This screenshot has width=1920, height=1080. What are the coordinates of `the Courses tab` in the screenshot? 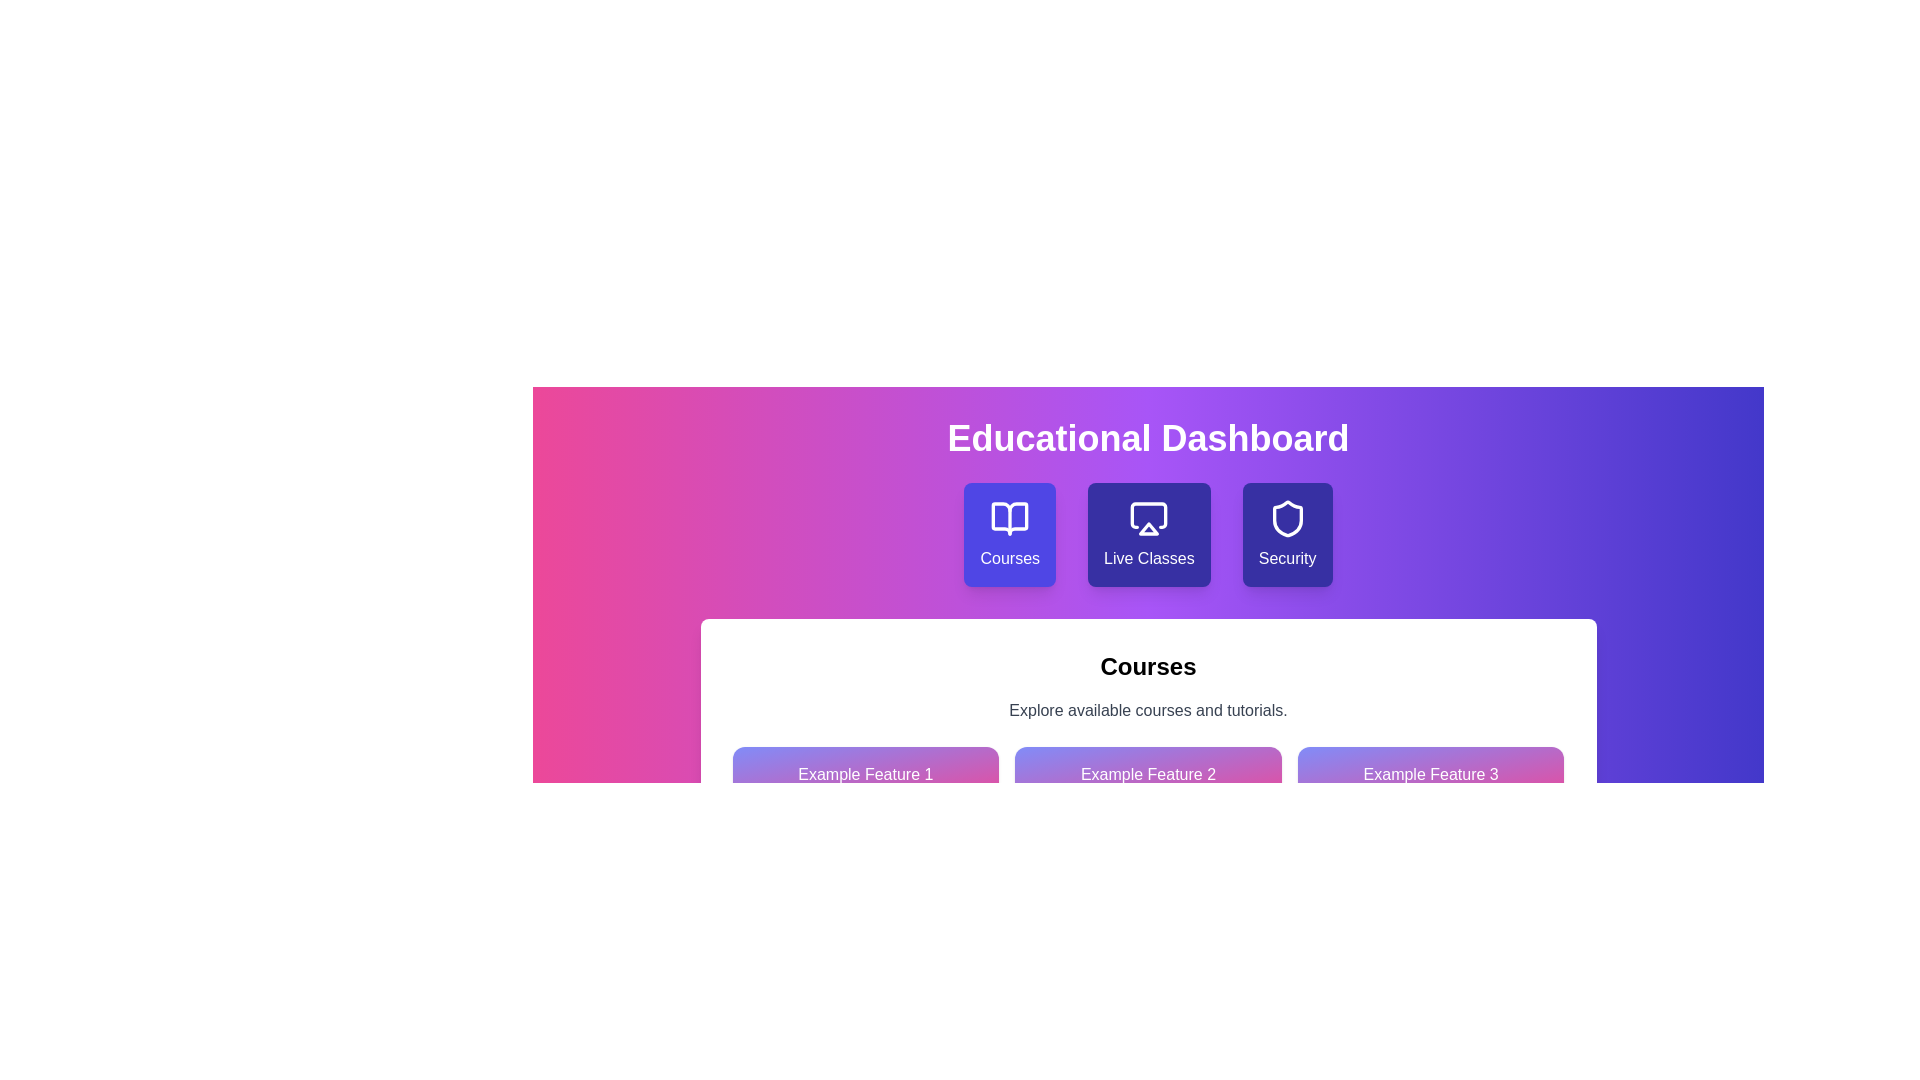 It's located at (1009, 534).